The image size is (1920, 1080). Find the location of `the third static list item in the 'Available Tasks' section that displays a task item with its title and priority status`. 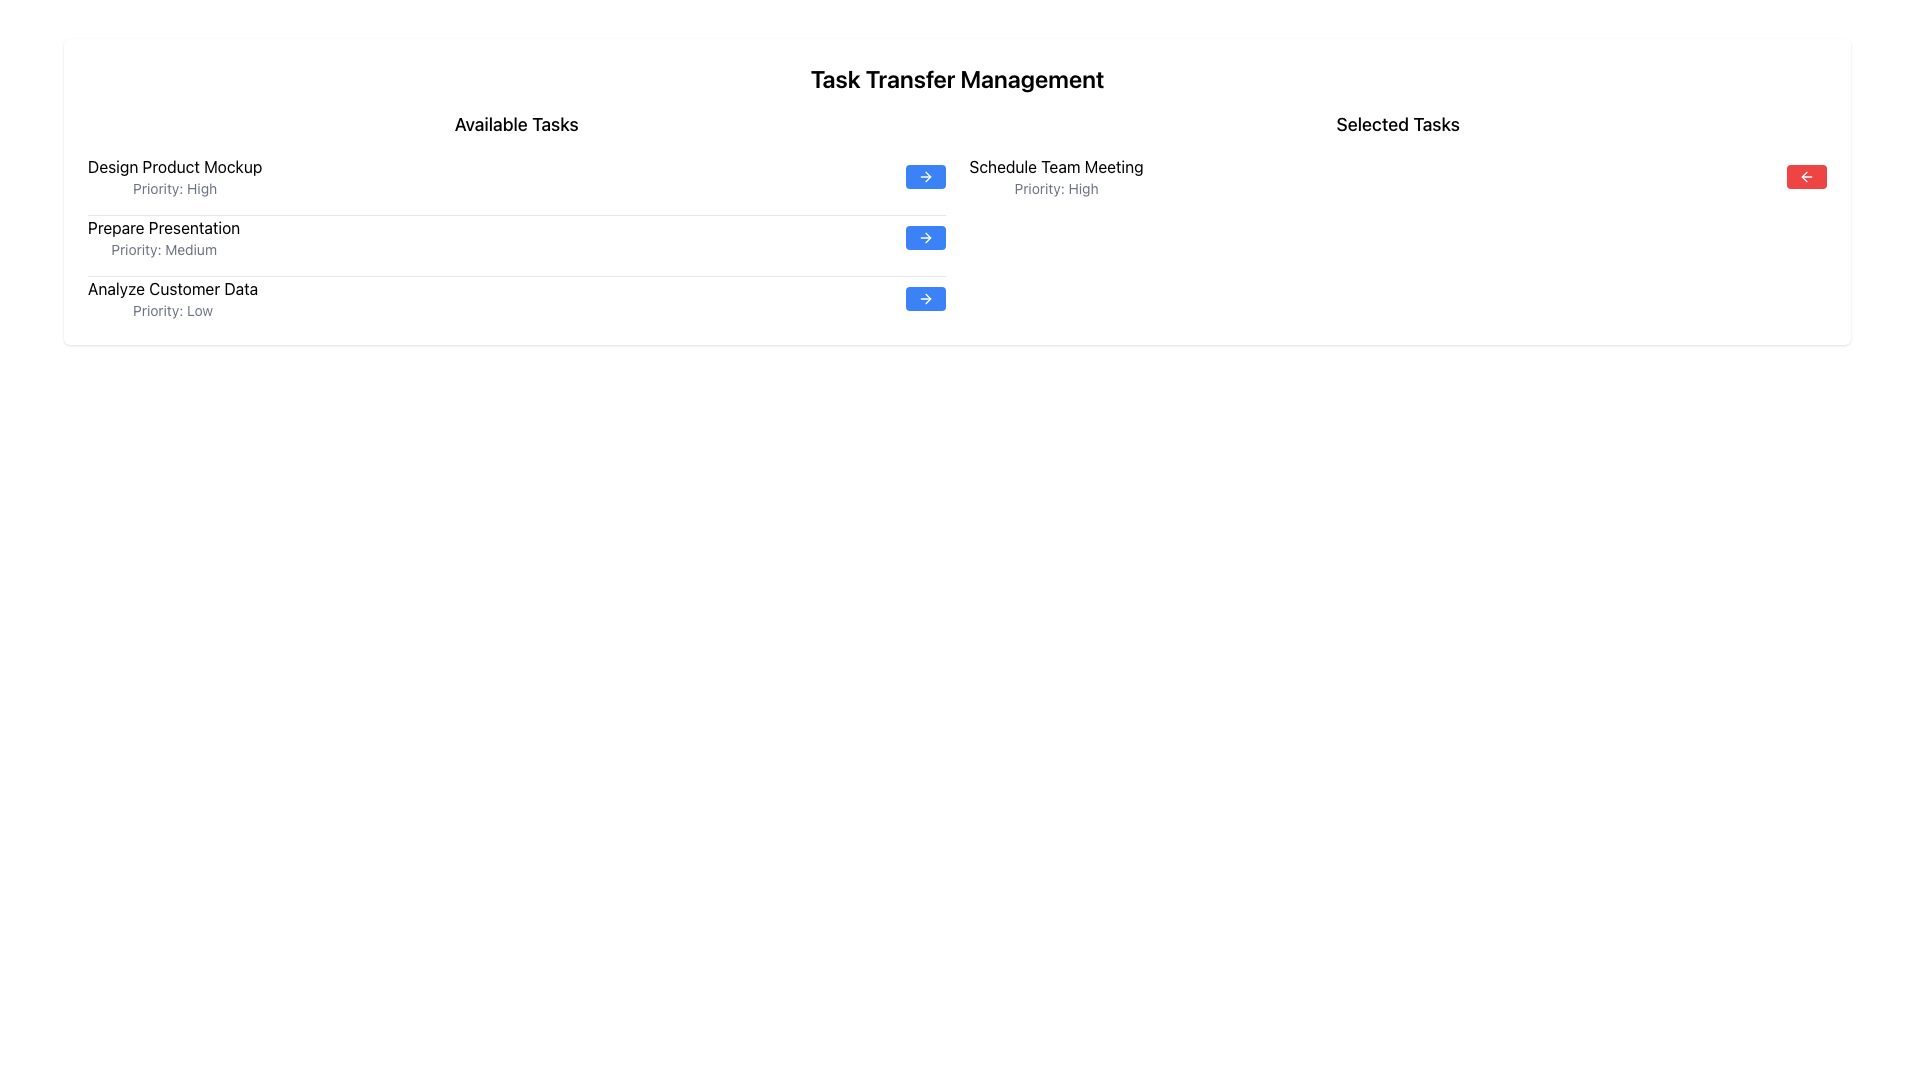

the third static list item in the 'Available Tasks' section that displays a task item with its title and priority status is located at coordinates (172, 299).